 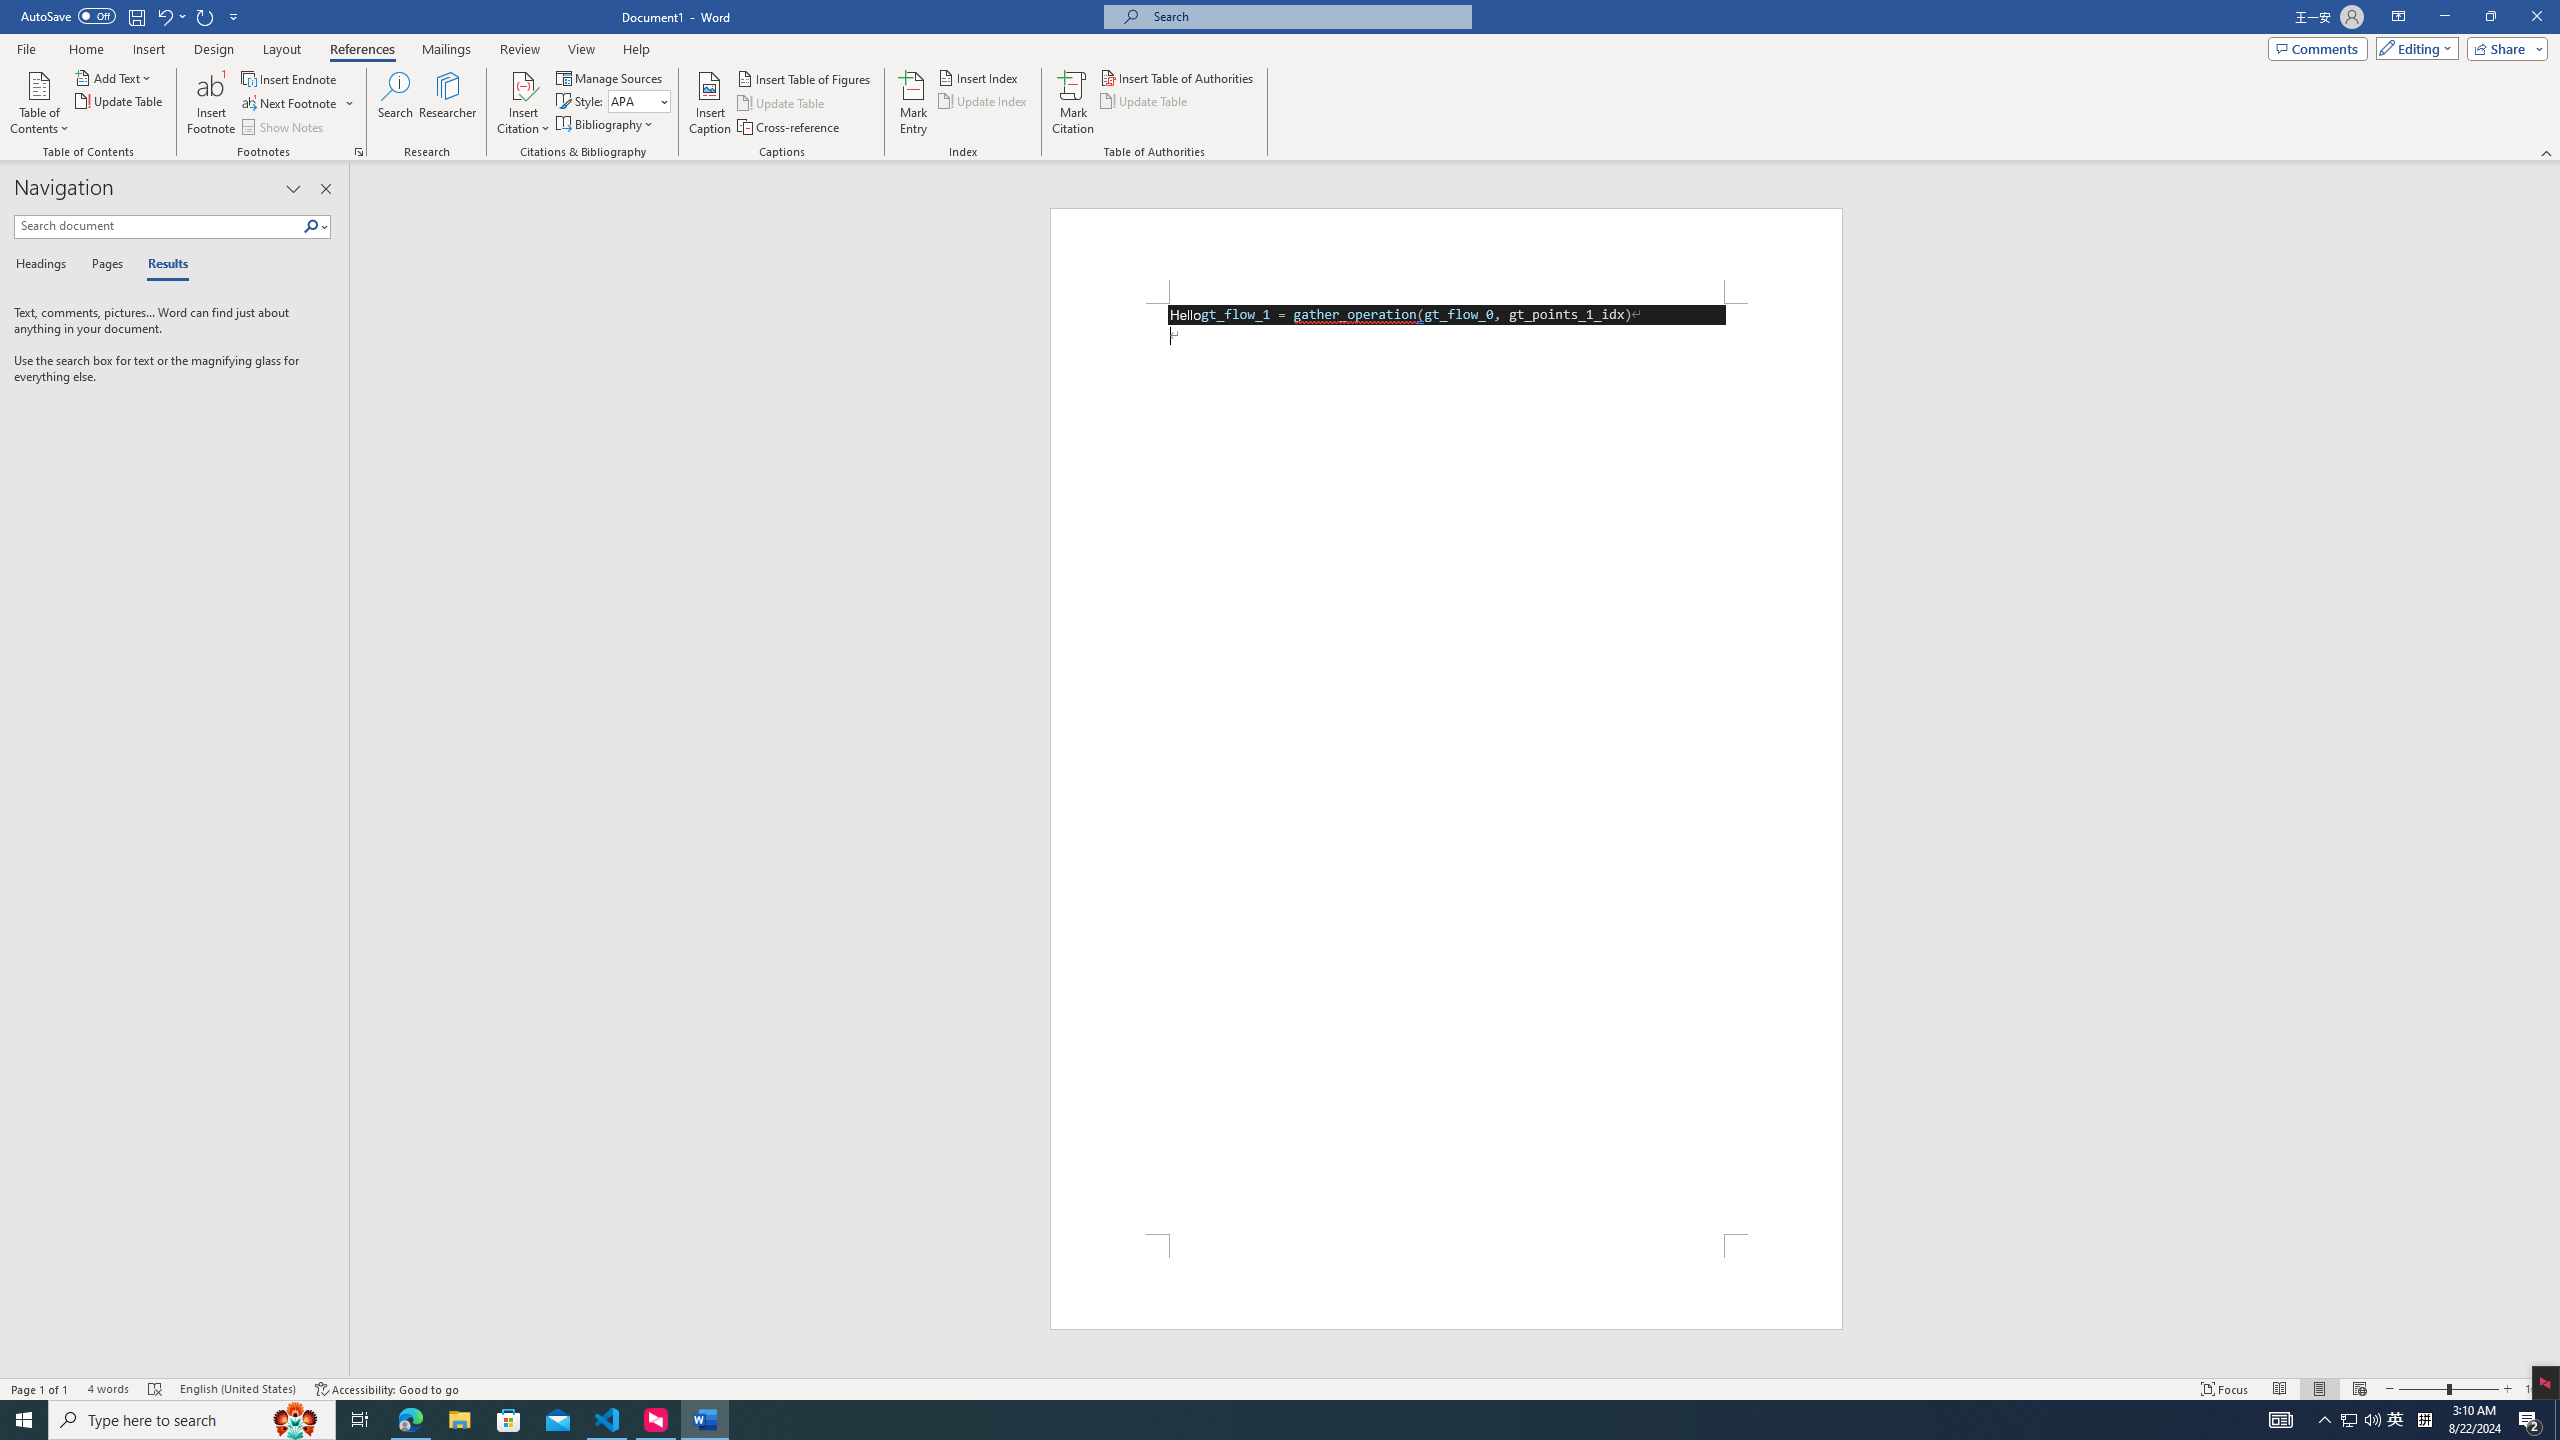 I want to click on 'Cross-reference...', so click(x=788, y=127).